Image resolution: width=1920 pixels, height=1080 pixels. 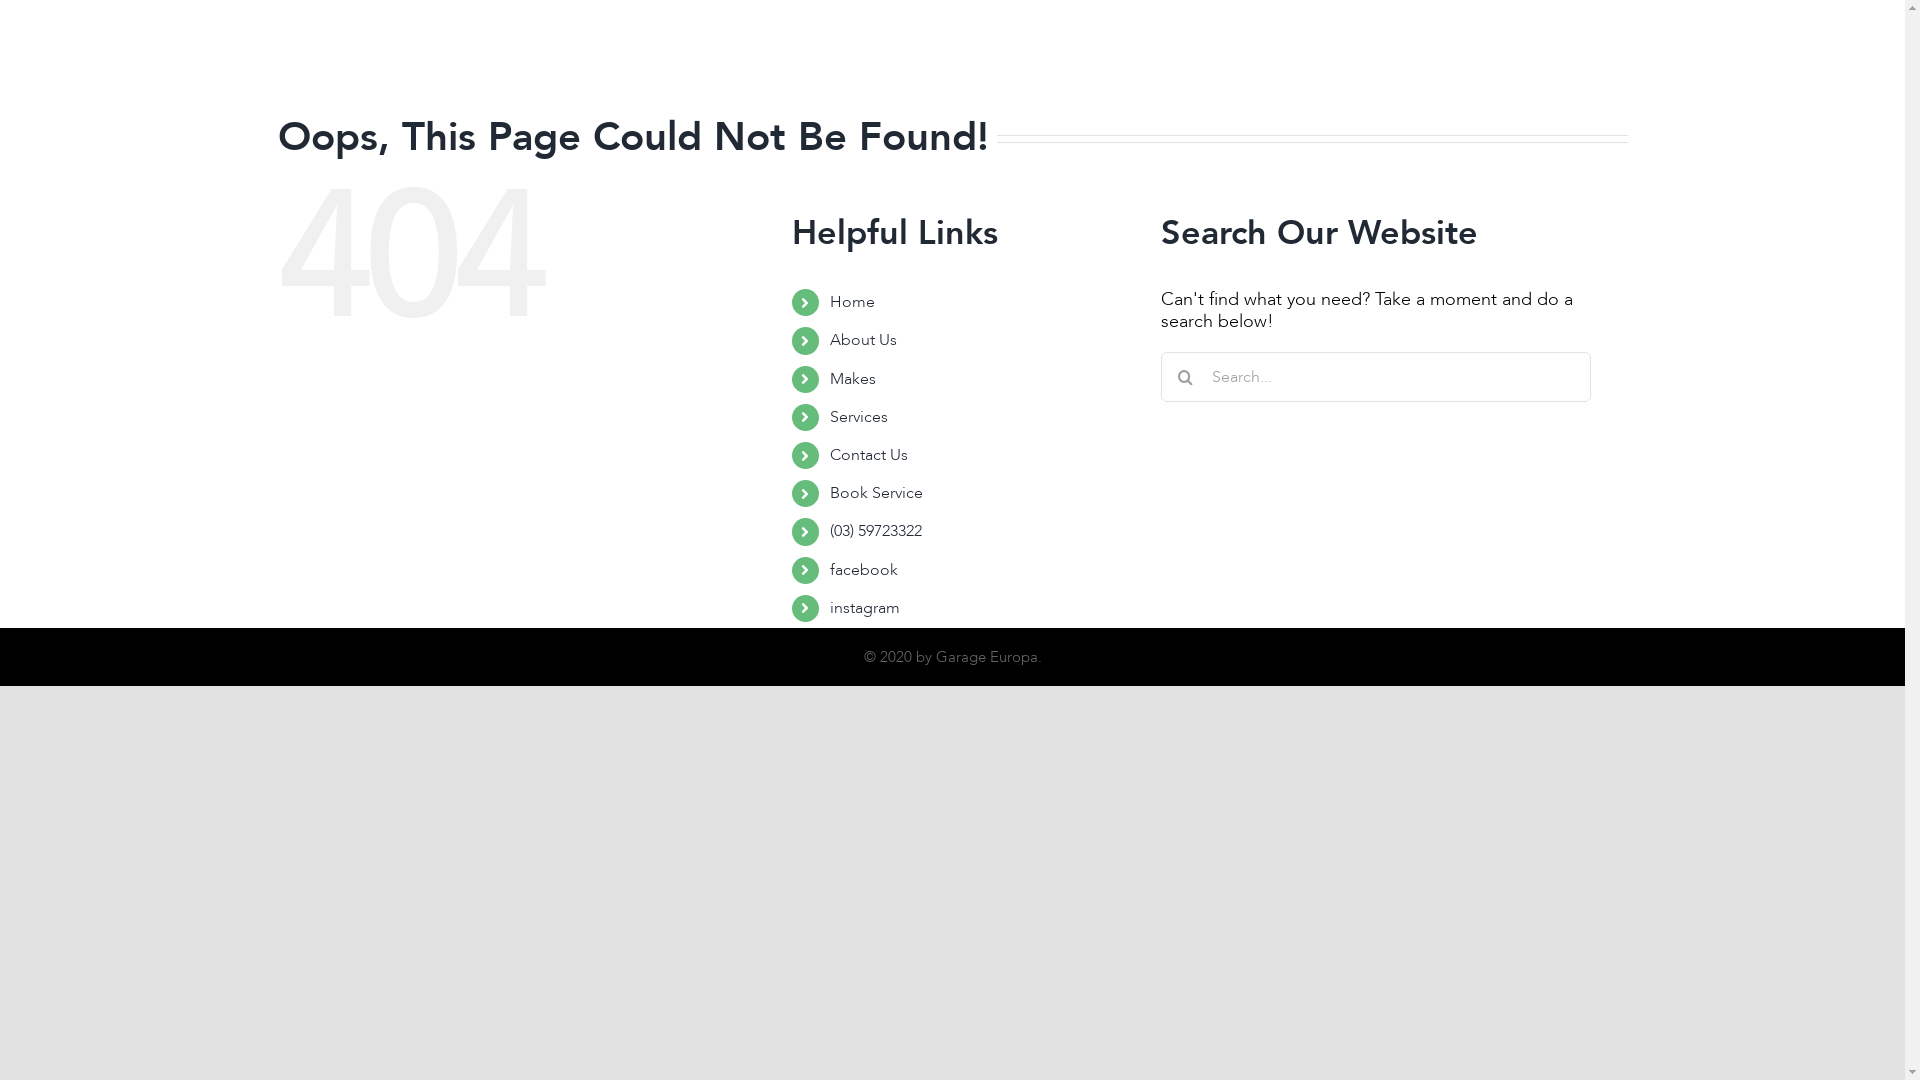 I want to click on 'Home', so click(x=804, y=50).